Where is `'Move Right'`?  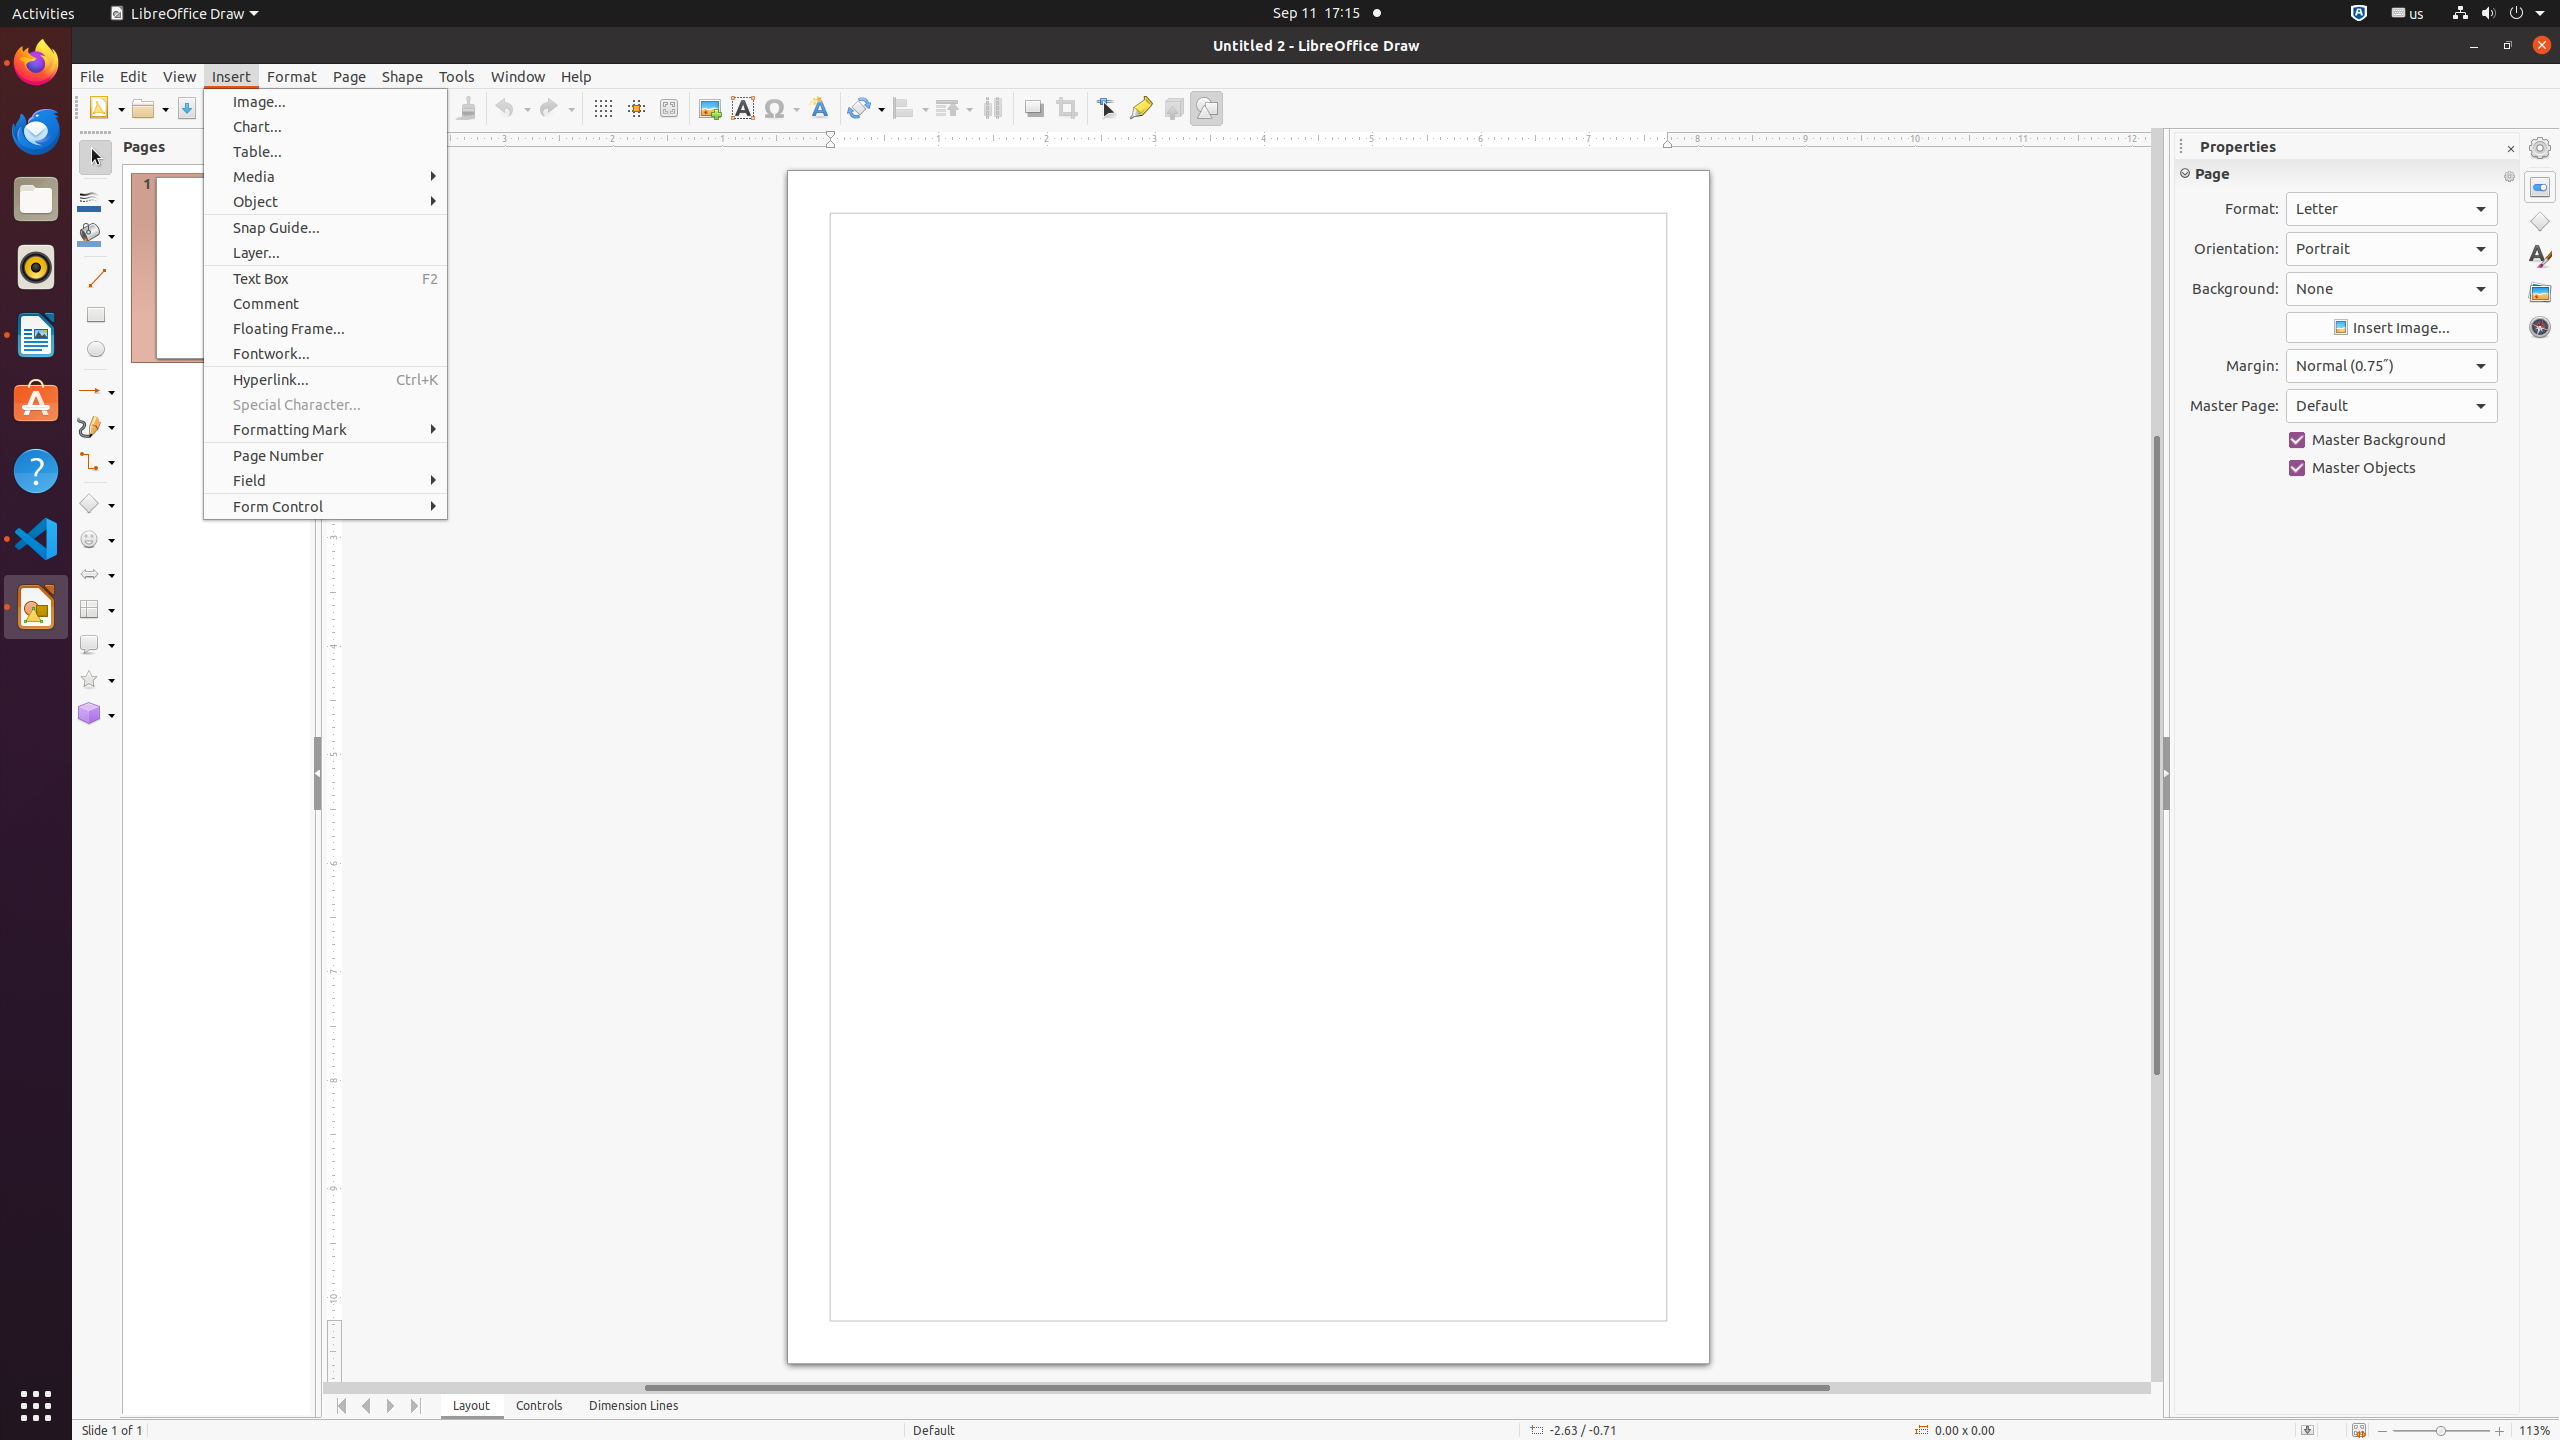 'Move Right' is located at coordinates (391, 1405).